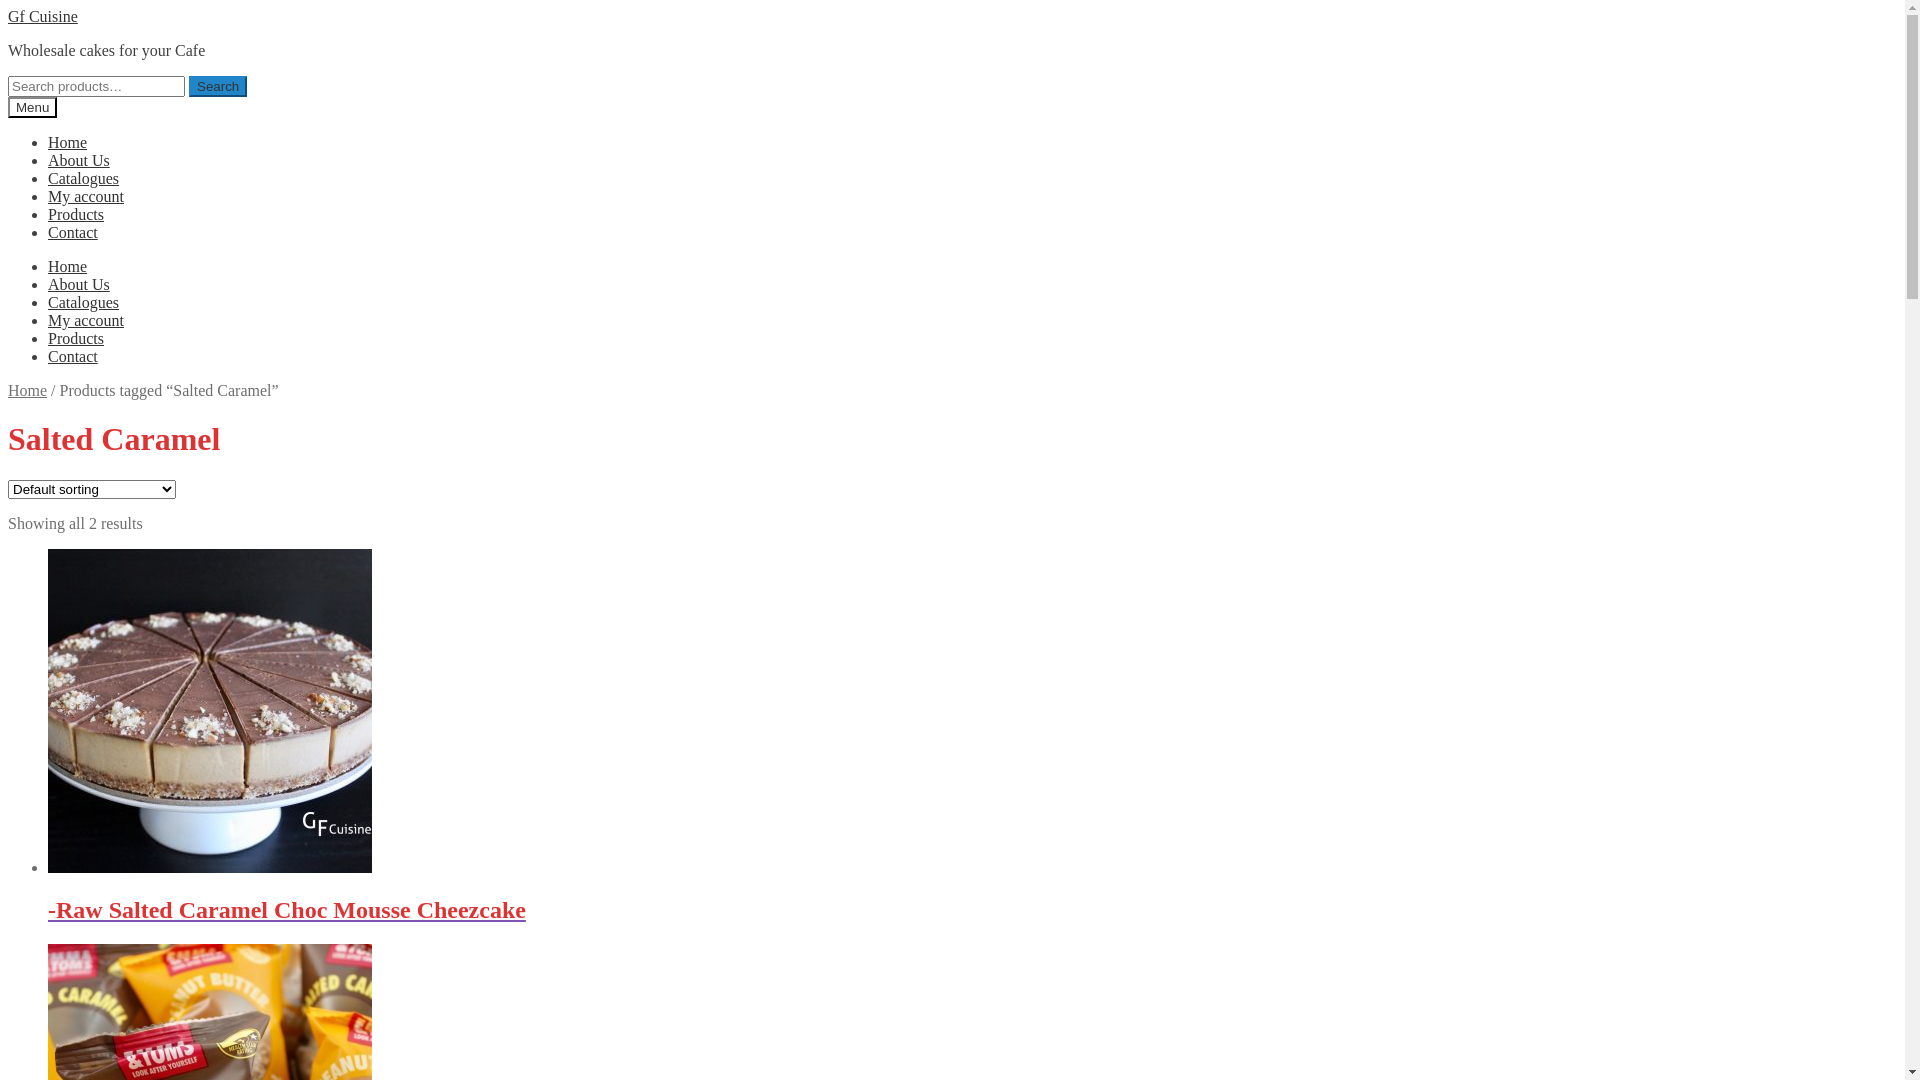 This screenshot has width=1920, height=1080. Describe the element at coordinates (48, 890) in the screenshot. I see `'-Raw Salted Caramel Choc Mousse Cheezcake'` at that location.